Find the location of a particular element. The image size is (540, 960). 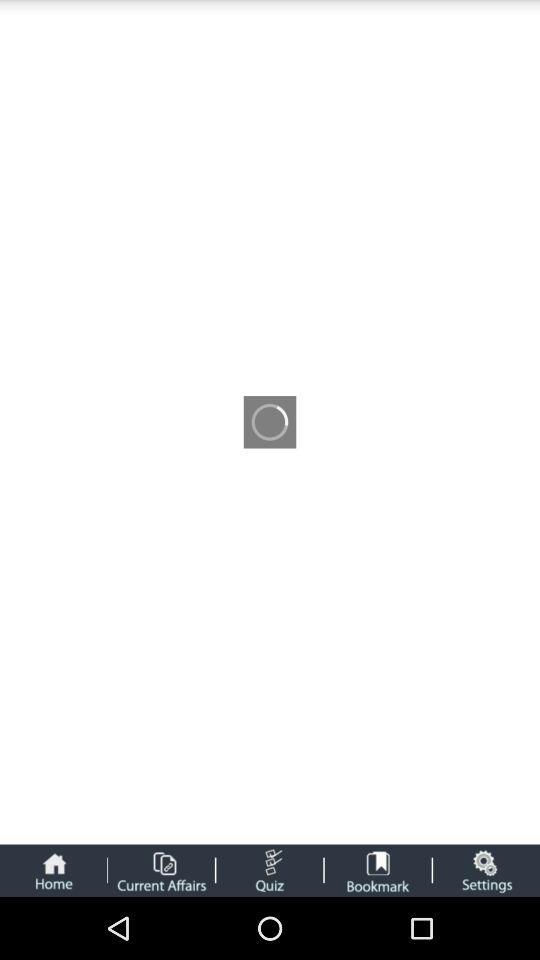

settings is located at coordinates (485, 869).